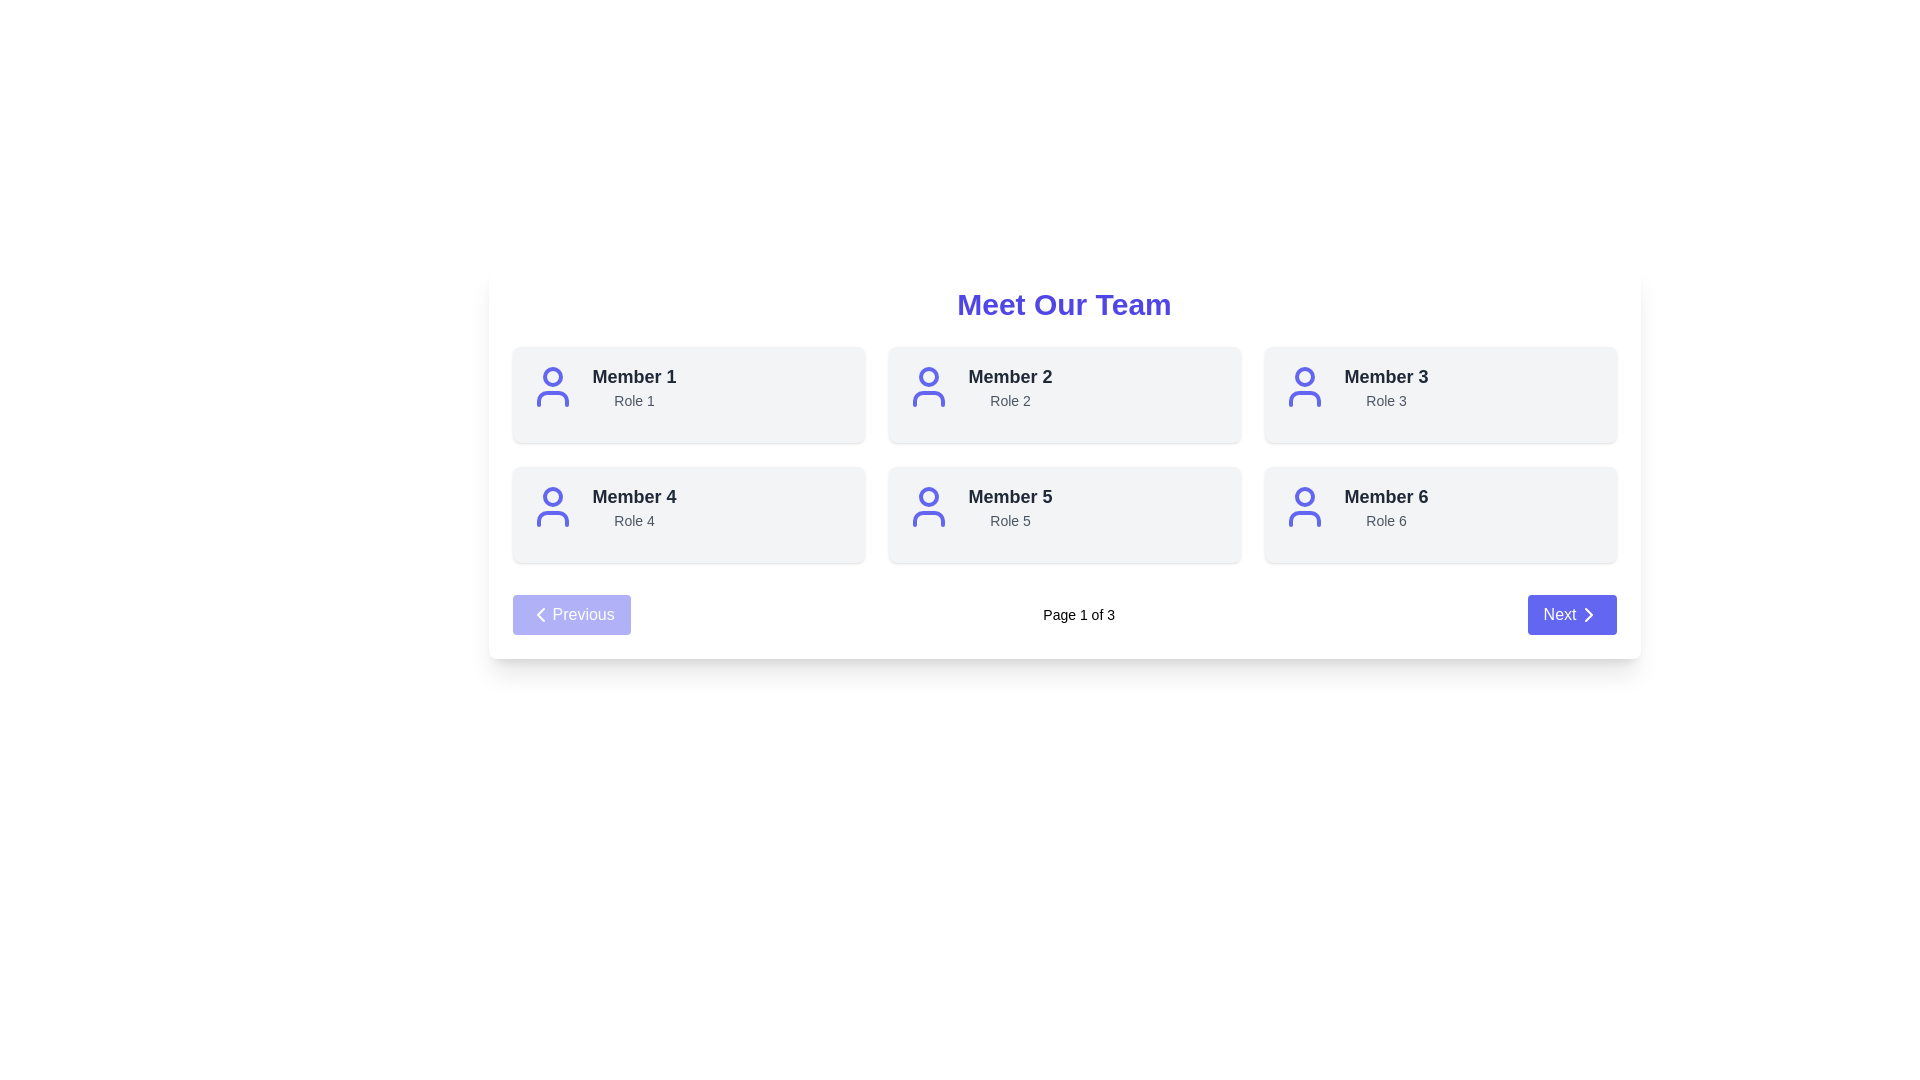  Describe the element at coordinates (1063, 386) in the screenshot. I see `the information card located in the top row, second column of the grid layout` at that location.